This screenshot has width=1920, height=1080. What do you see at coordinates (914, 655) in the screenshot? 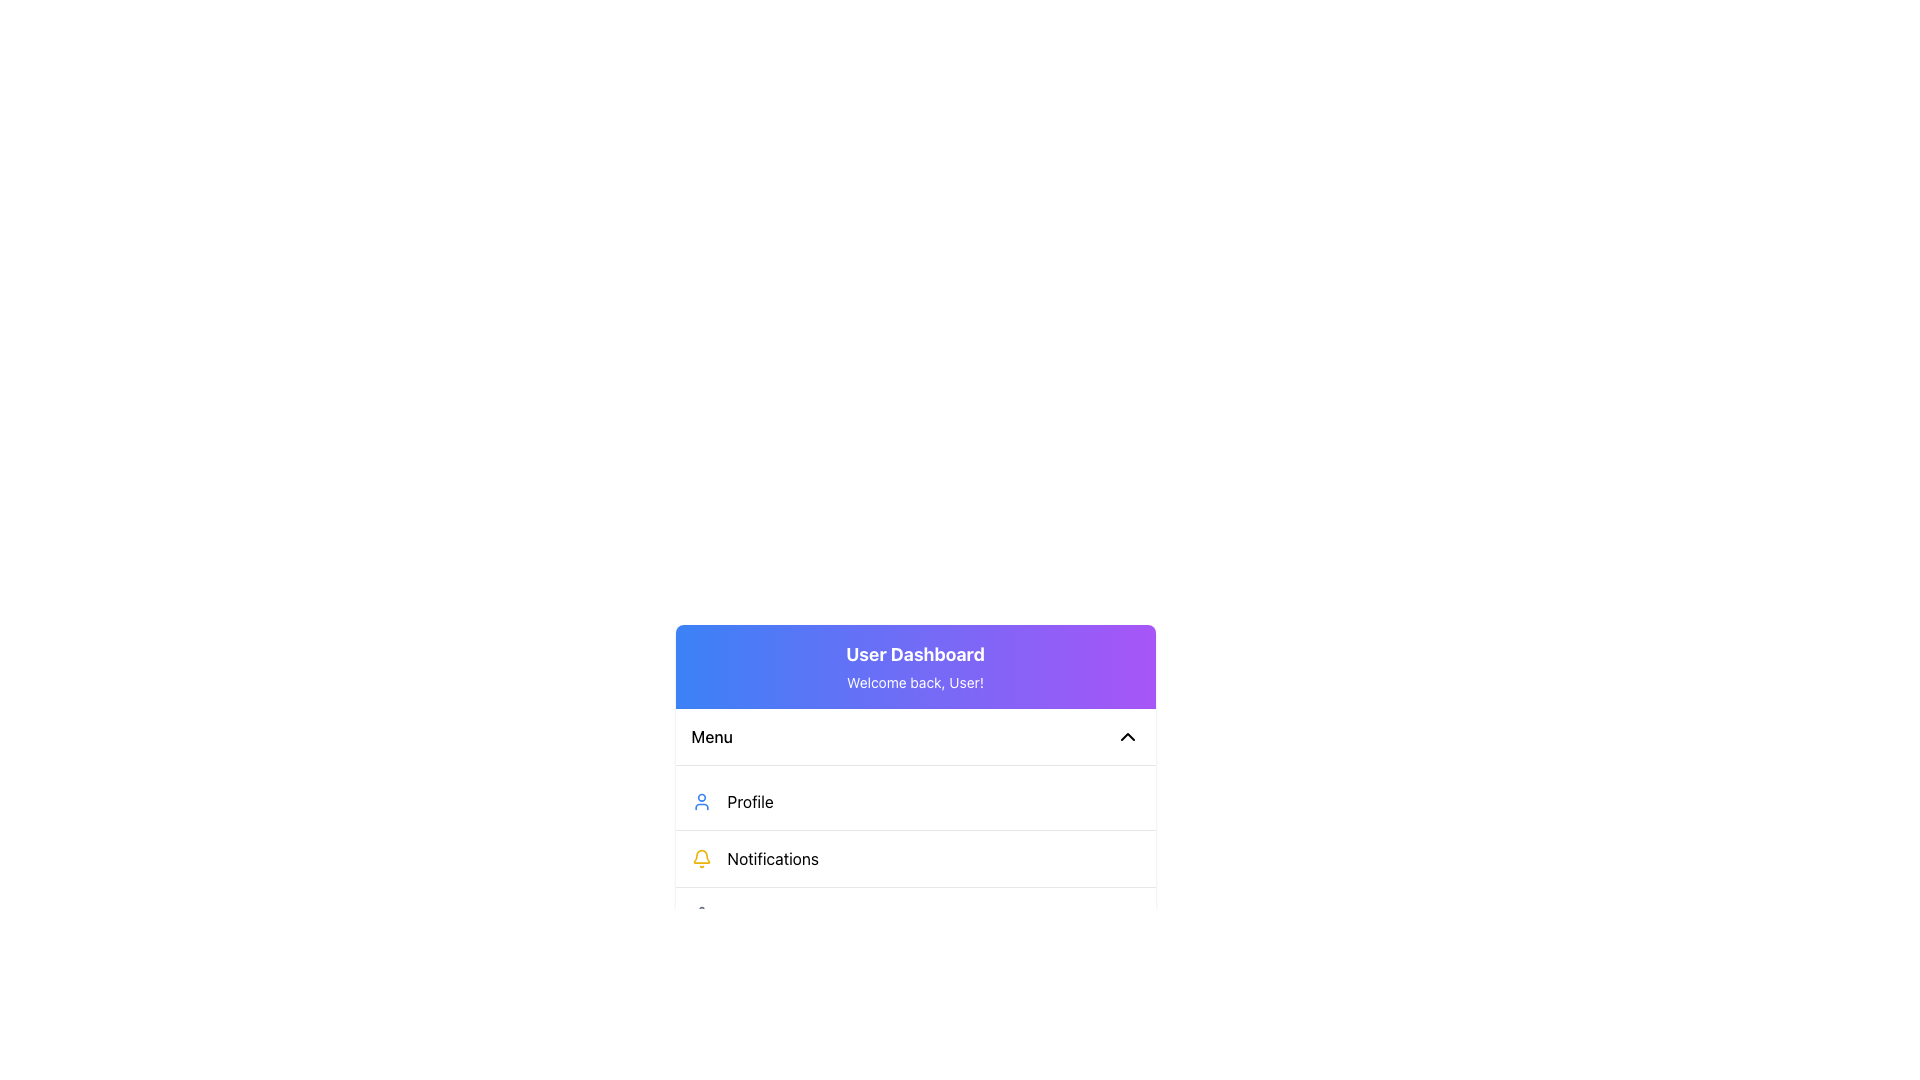
I see `the title text element located at the top-center of the card-like component` at bounding box center [914, 655].